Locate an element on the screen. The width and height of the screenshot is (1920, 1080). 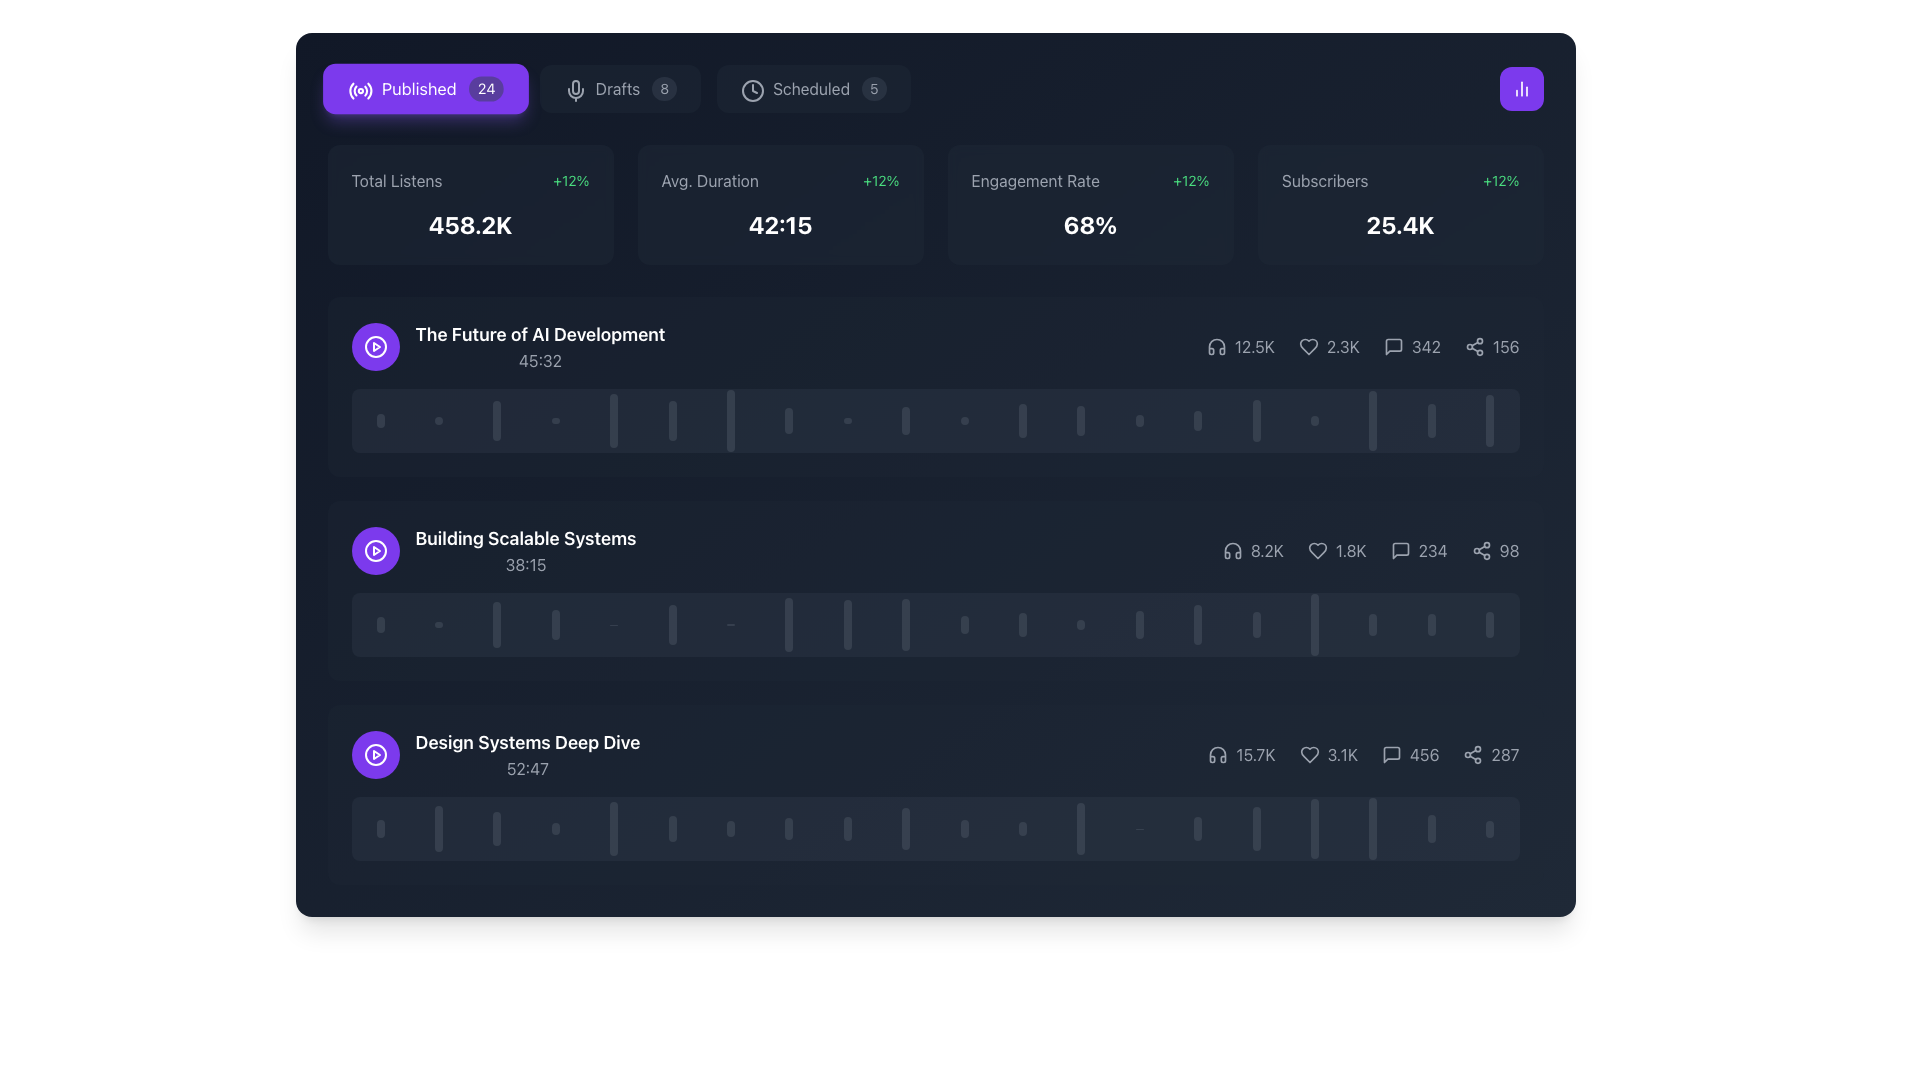
the twelfth vertical progress indicator in a sequence of similar elements, which is colored in gray with partial transparency and has a subtle glow-like appearance is located at coordinates (1022, 623).